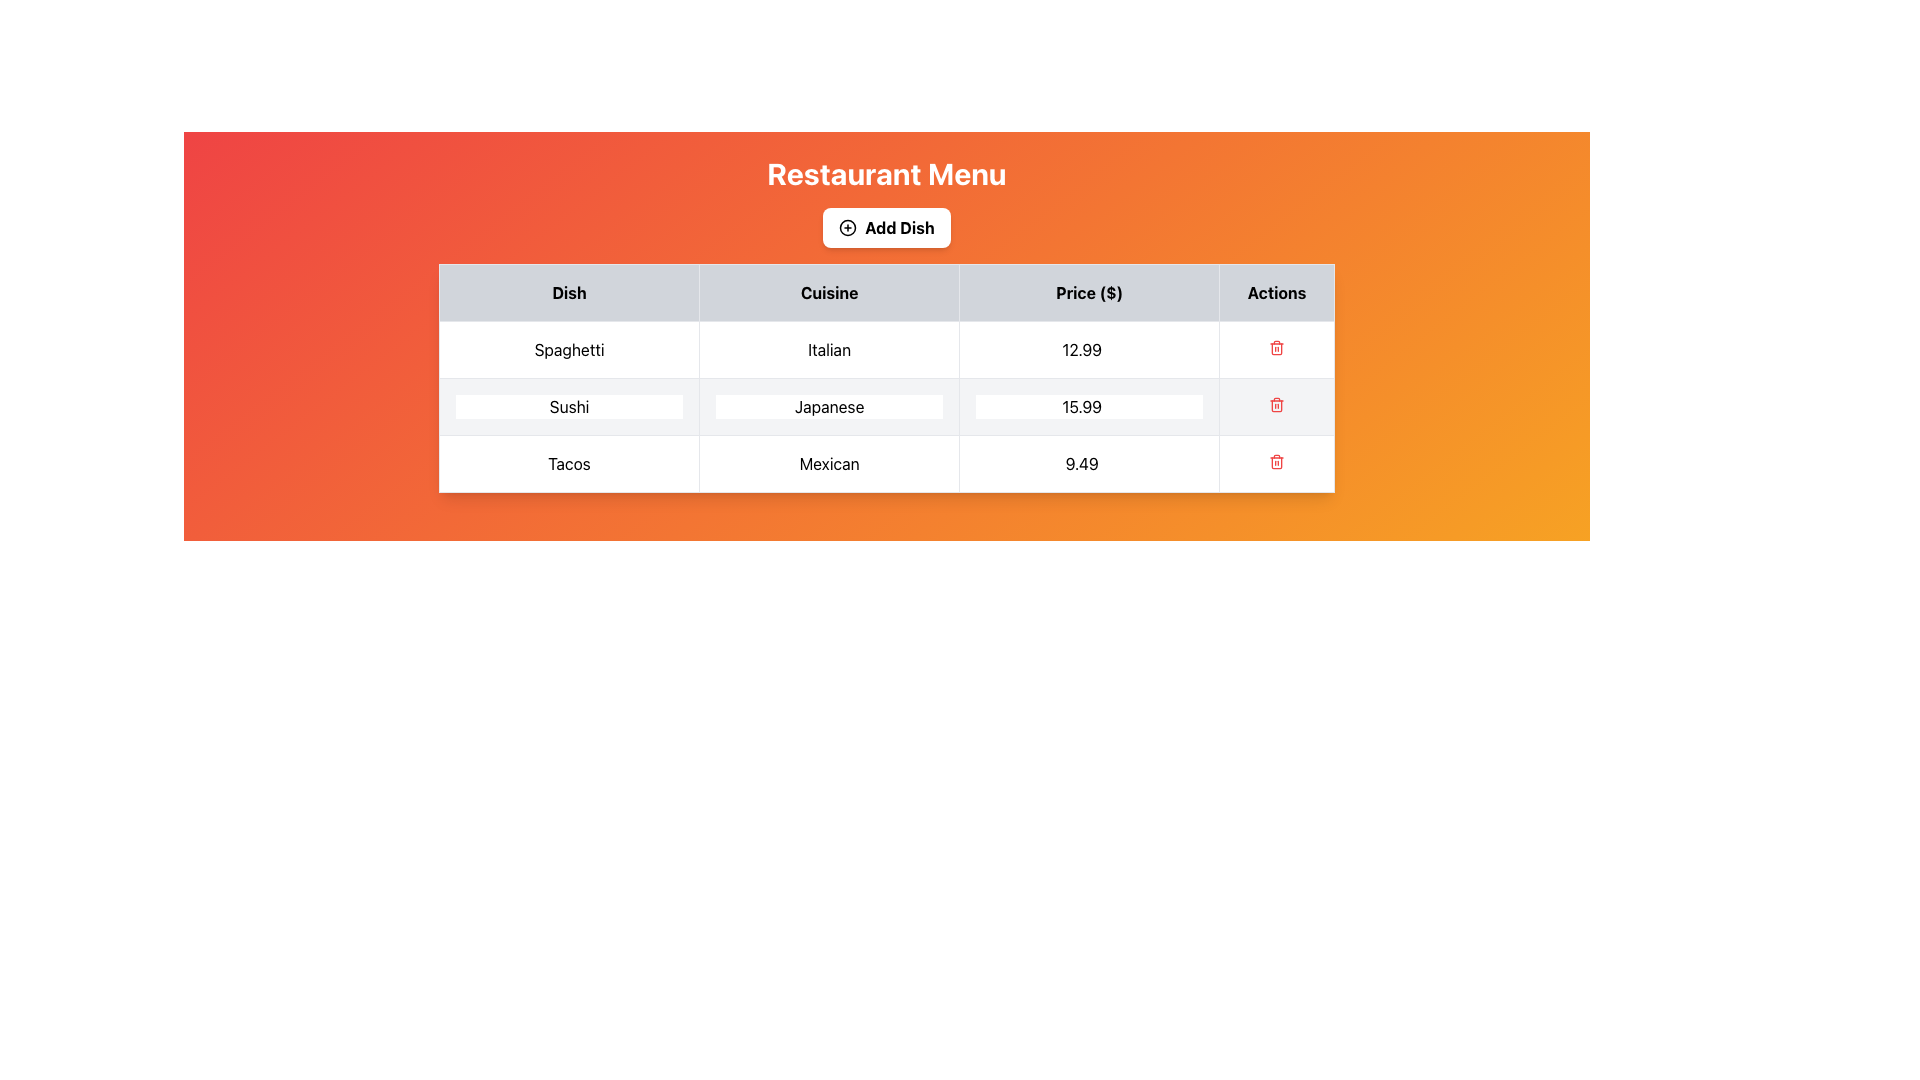  I want to click on the non-interactive text display showing 'Mexican' in the restaurant menu table, which is located in the third row and second column, aligned with the dish 'Tacos', so click(829, 463).